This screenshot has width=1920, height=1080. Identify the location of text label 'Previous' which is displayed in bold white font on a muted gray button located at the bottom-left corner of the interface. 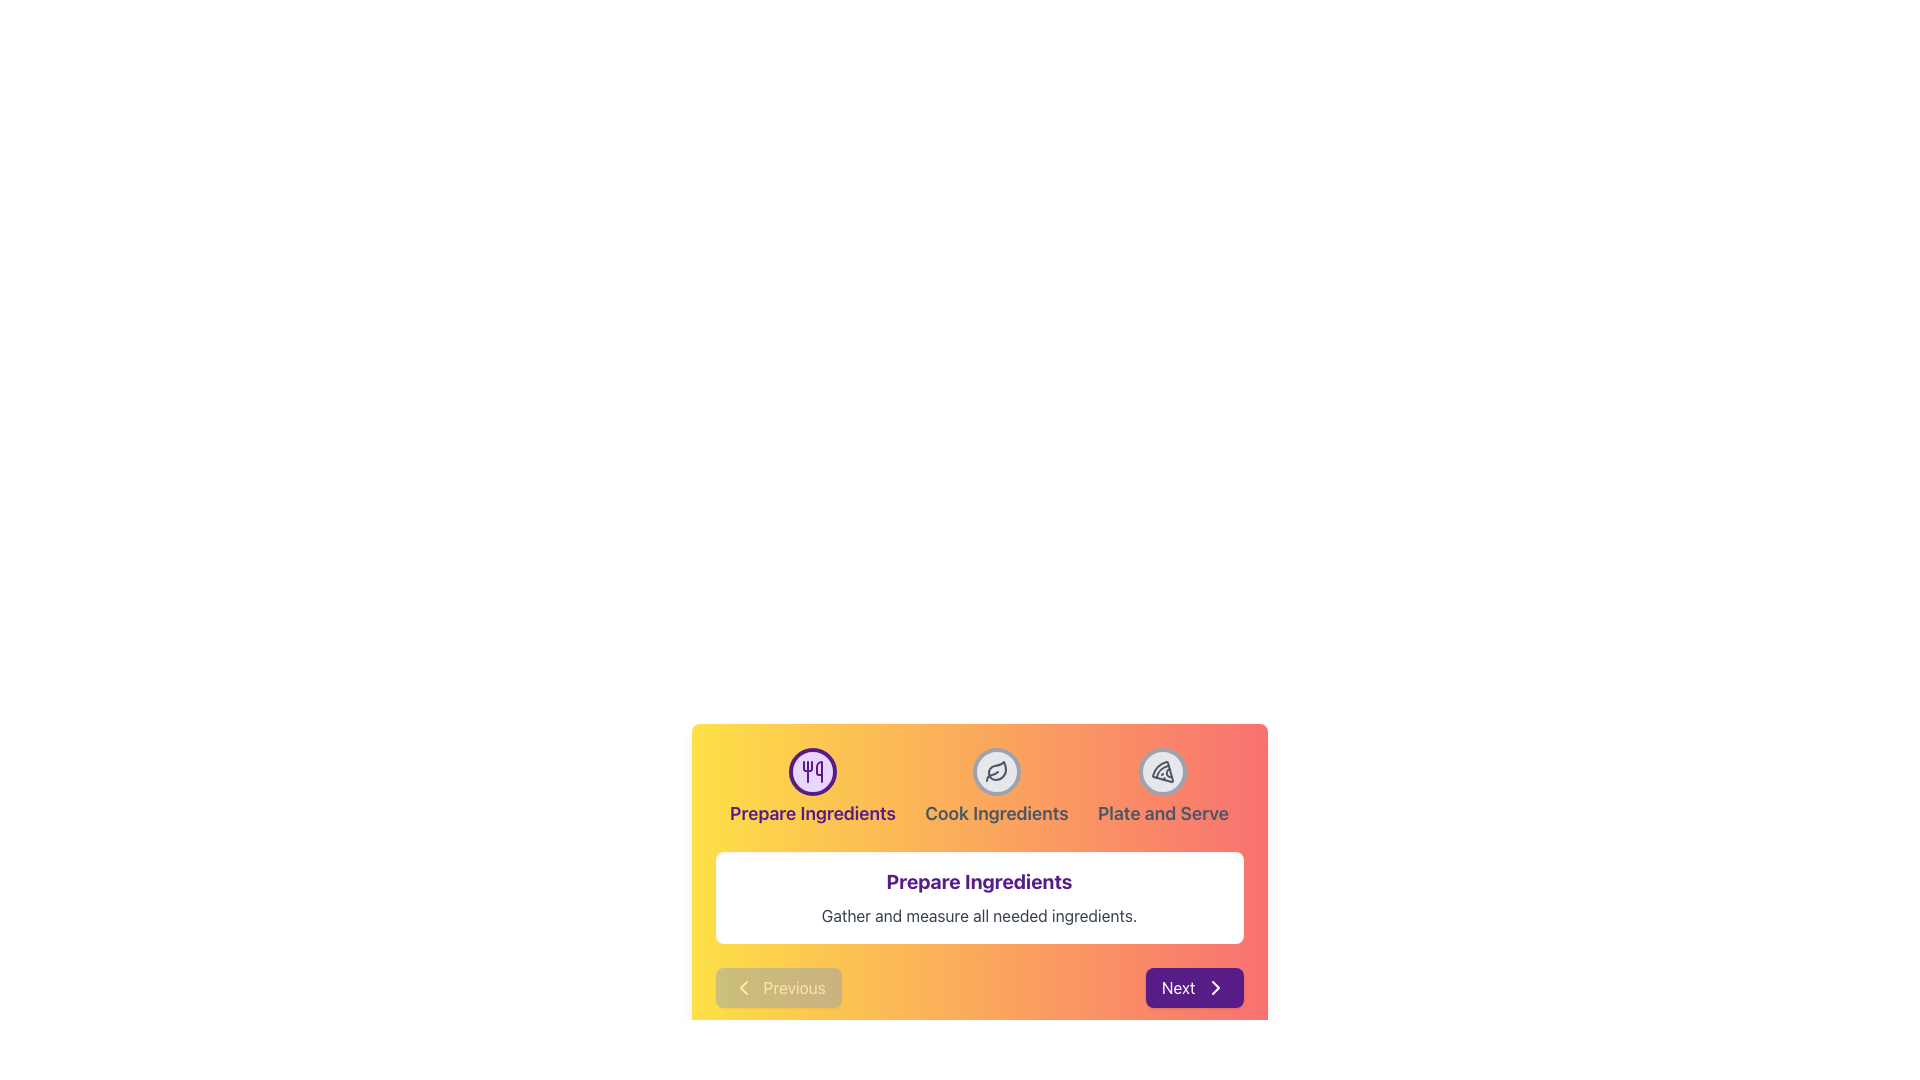
(793, 986).